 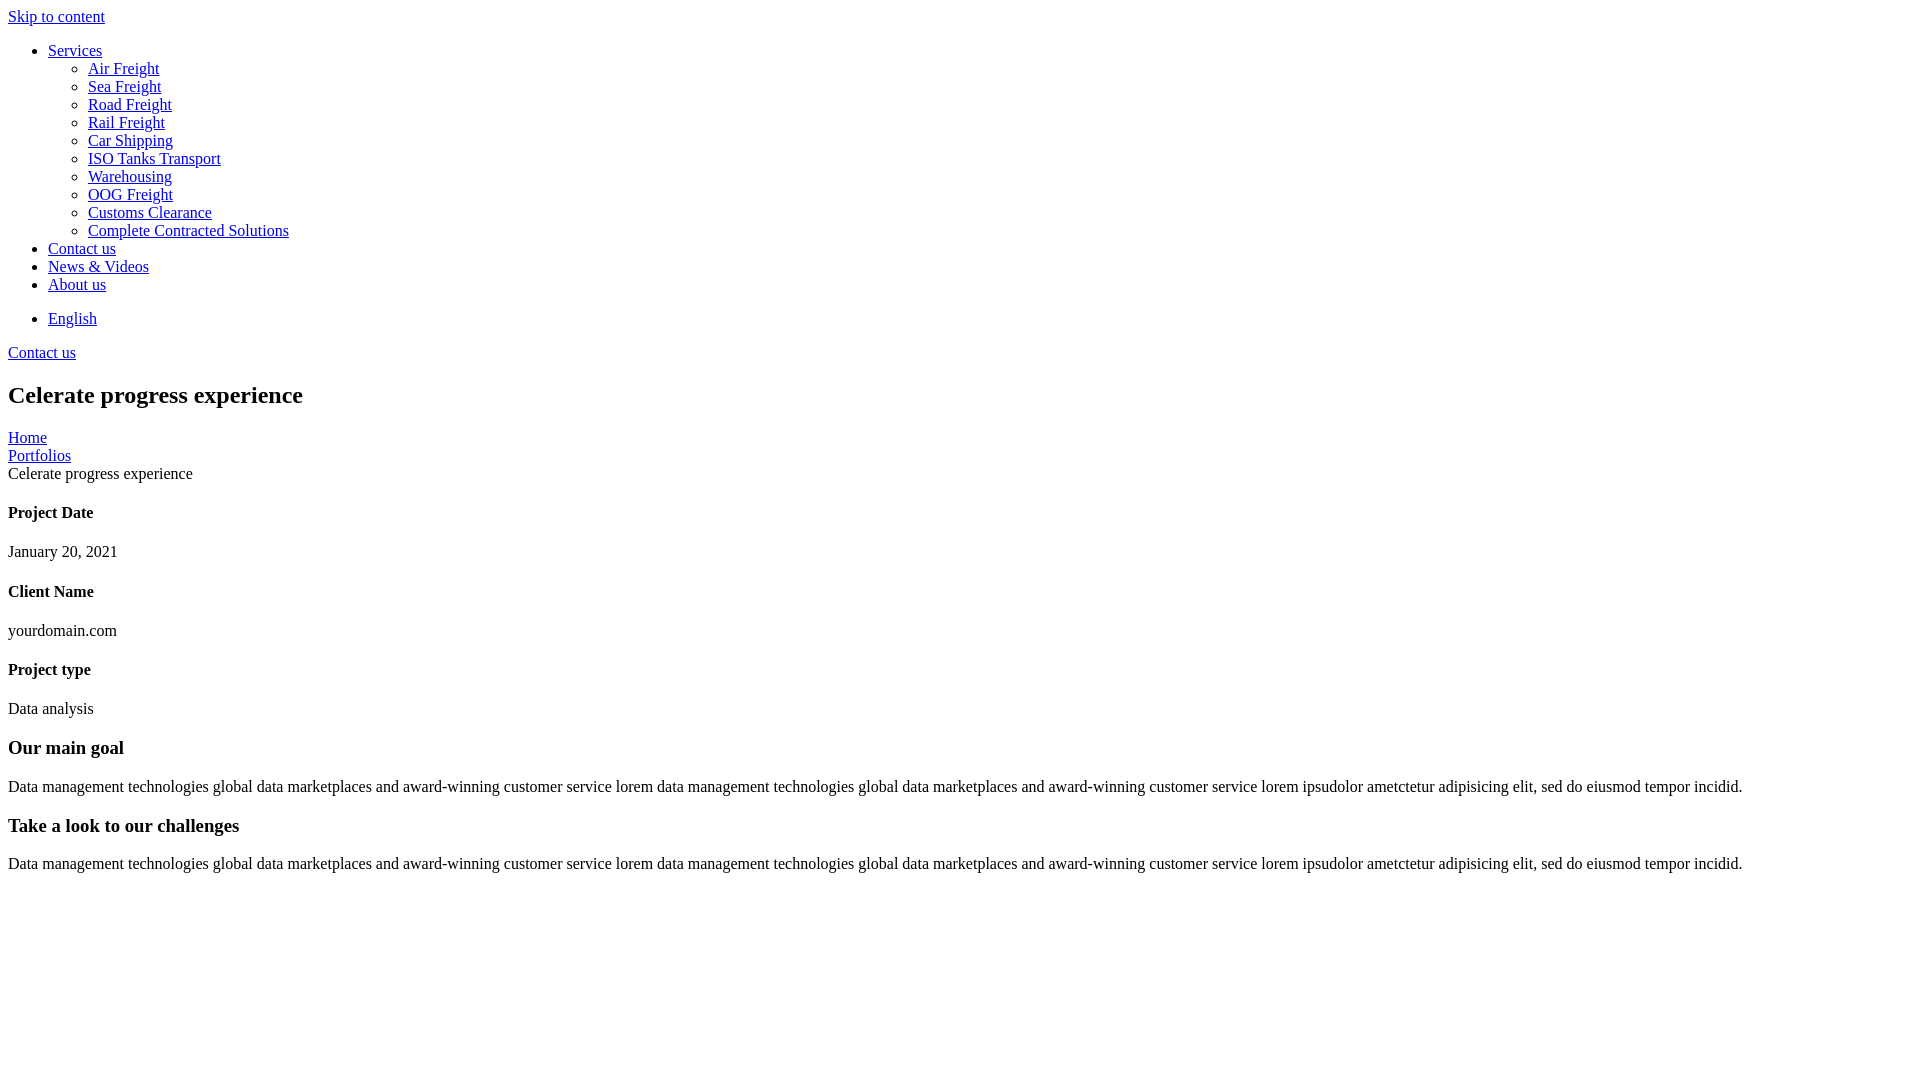 I want to click on 'OOG Freight', so click(x=86, y=195).